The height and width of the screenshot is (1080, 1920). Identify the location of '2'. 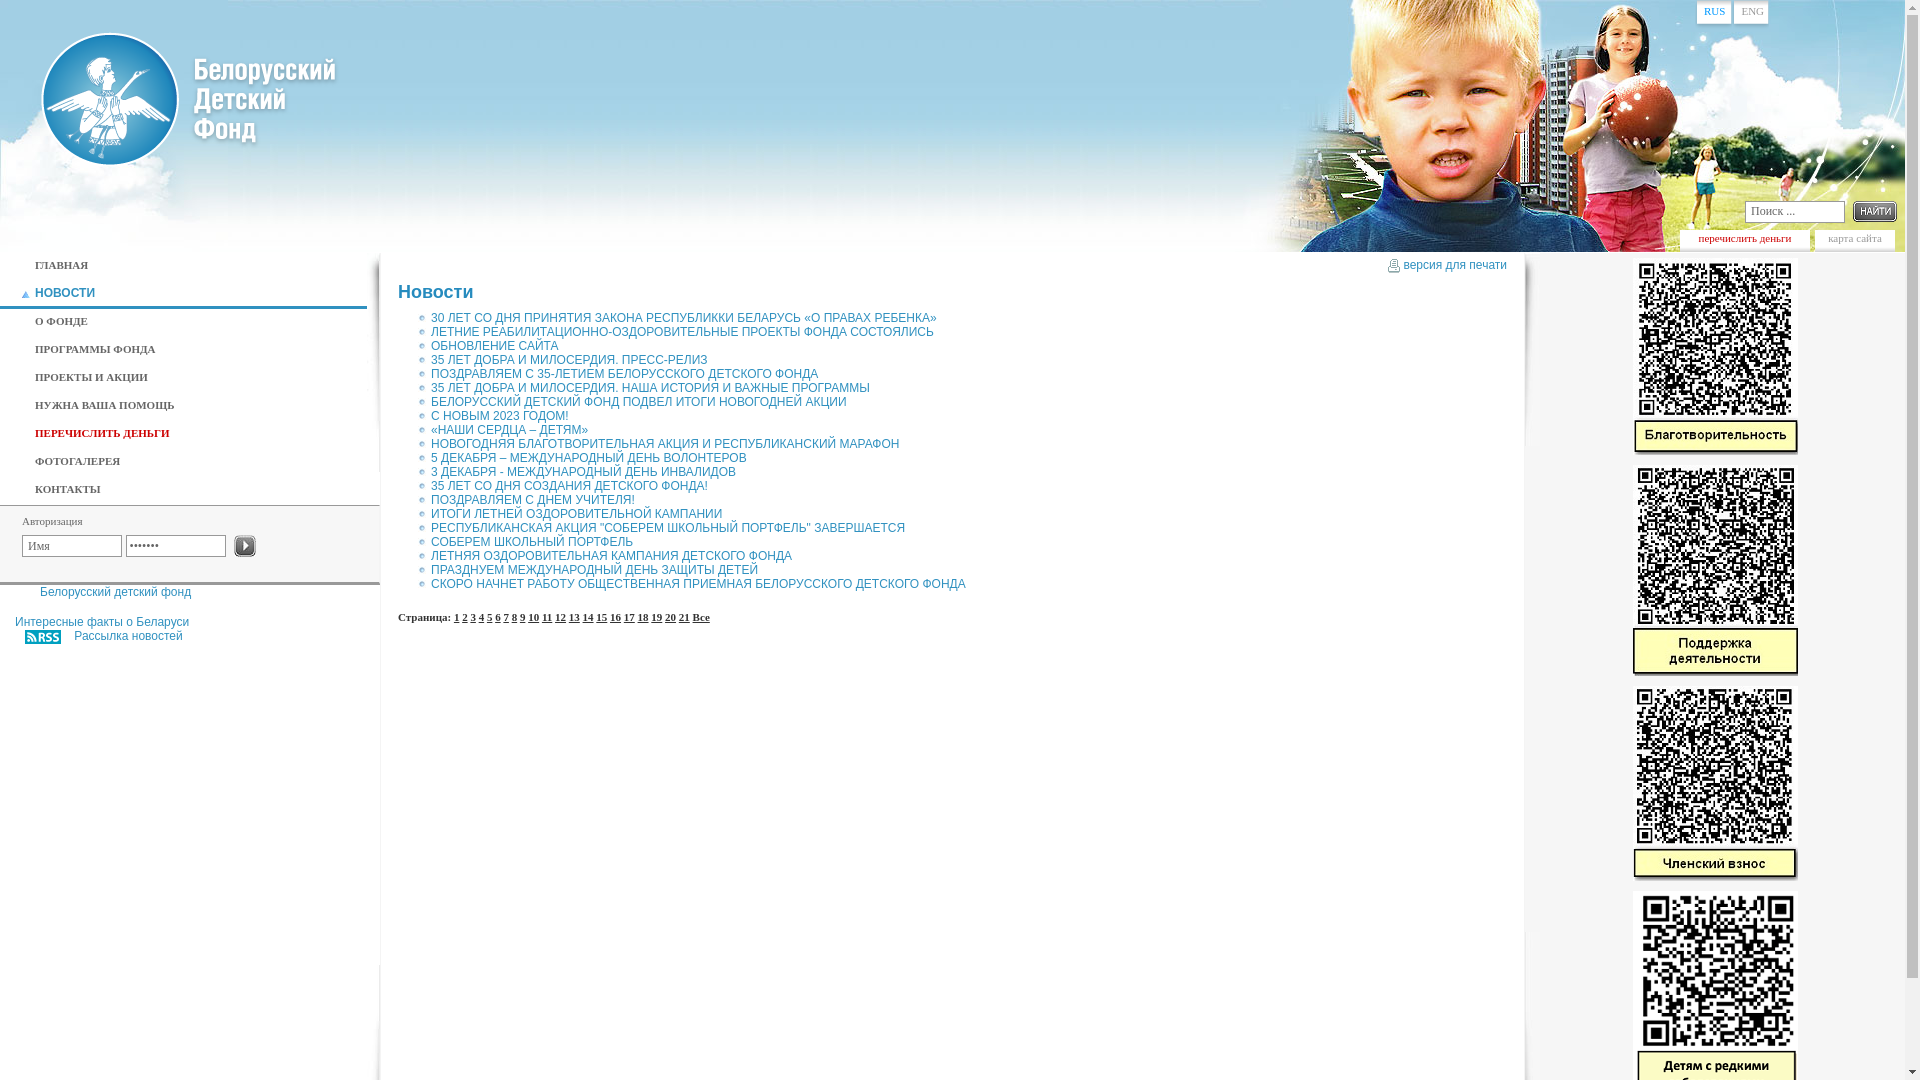
(464, 611).